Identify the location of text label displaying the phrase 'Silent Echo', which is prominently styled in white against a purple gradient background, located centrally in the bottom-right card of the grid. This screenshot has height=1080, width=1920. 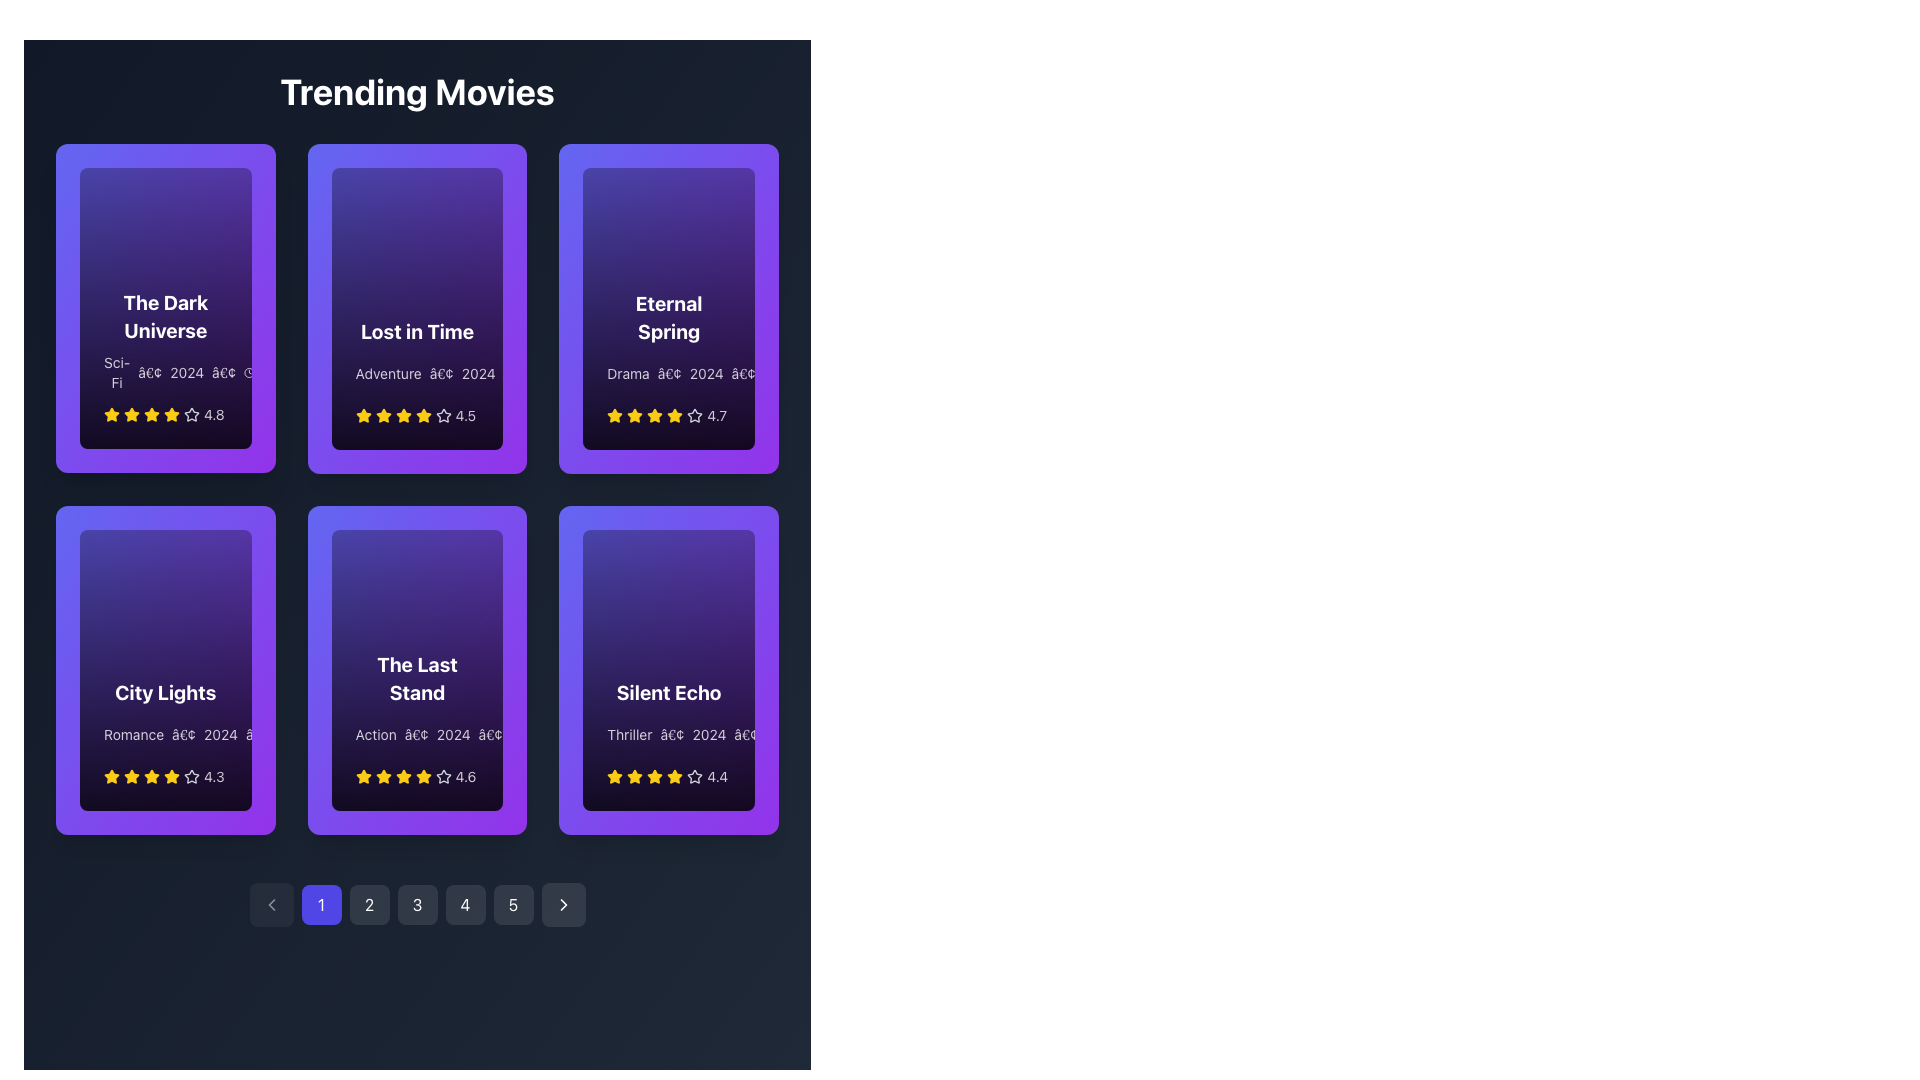
(669, 692).